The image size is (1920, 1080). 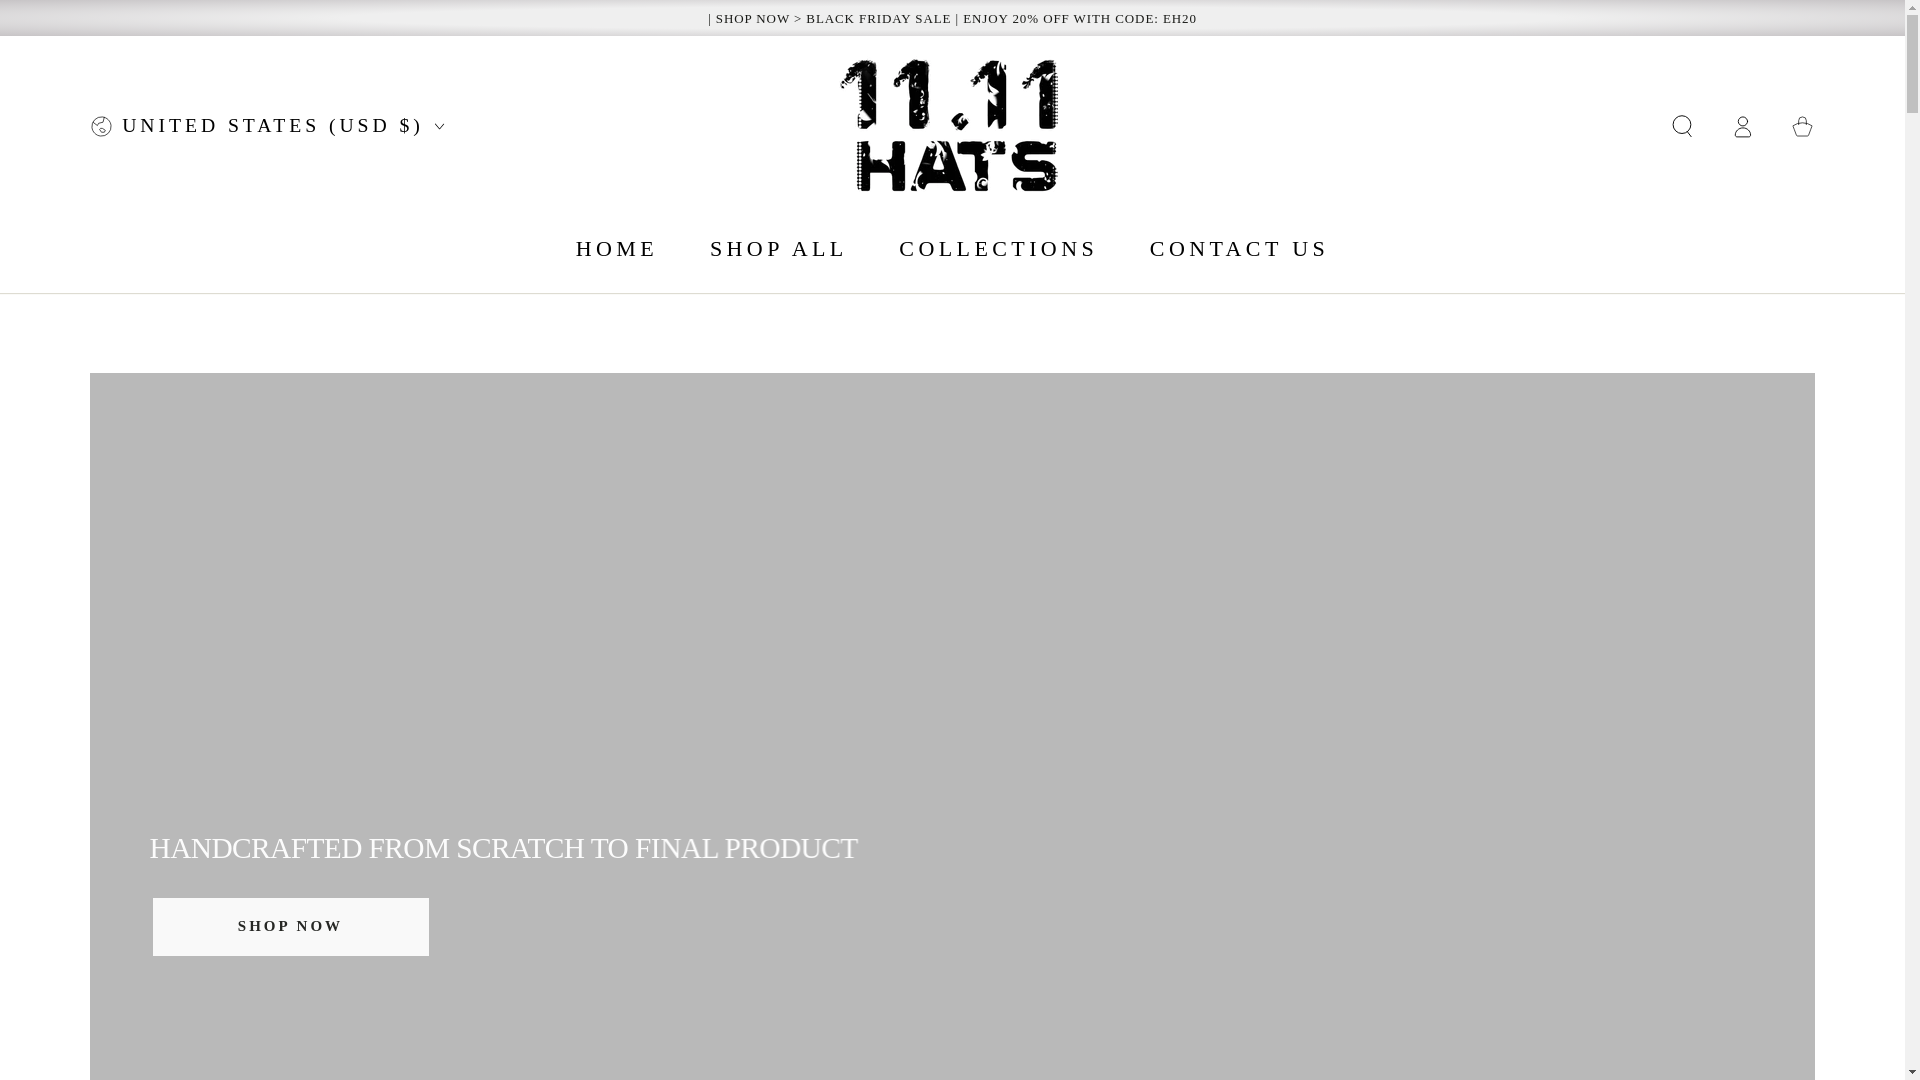 What do you see at coordinates (1741, 126) in the screenshot?
I see `'Log in'` at bounding box center [1741, 126].